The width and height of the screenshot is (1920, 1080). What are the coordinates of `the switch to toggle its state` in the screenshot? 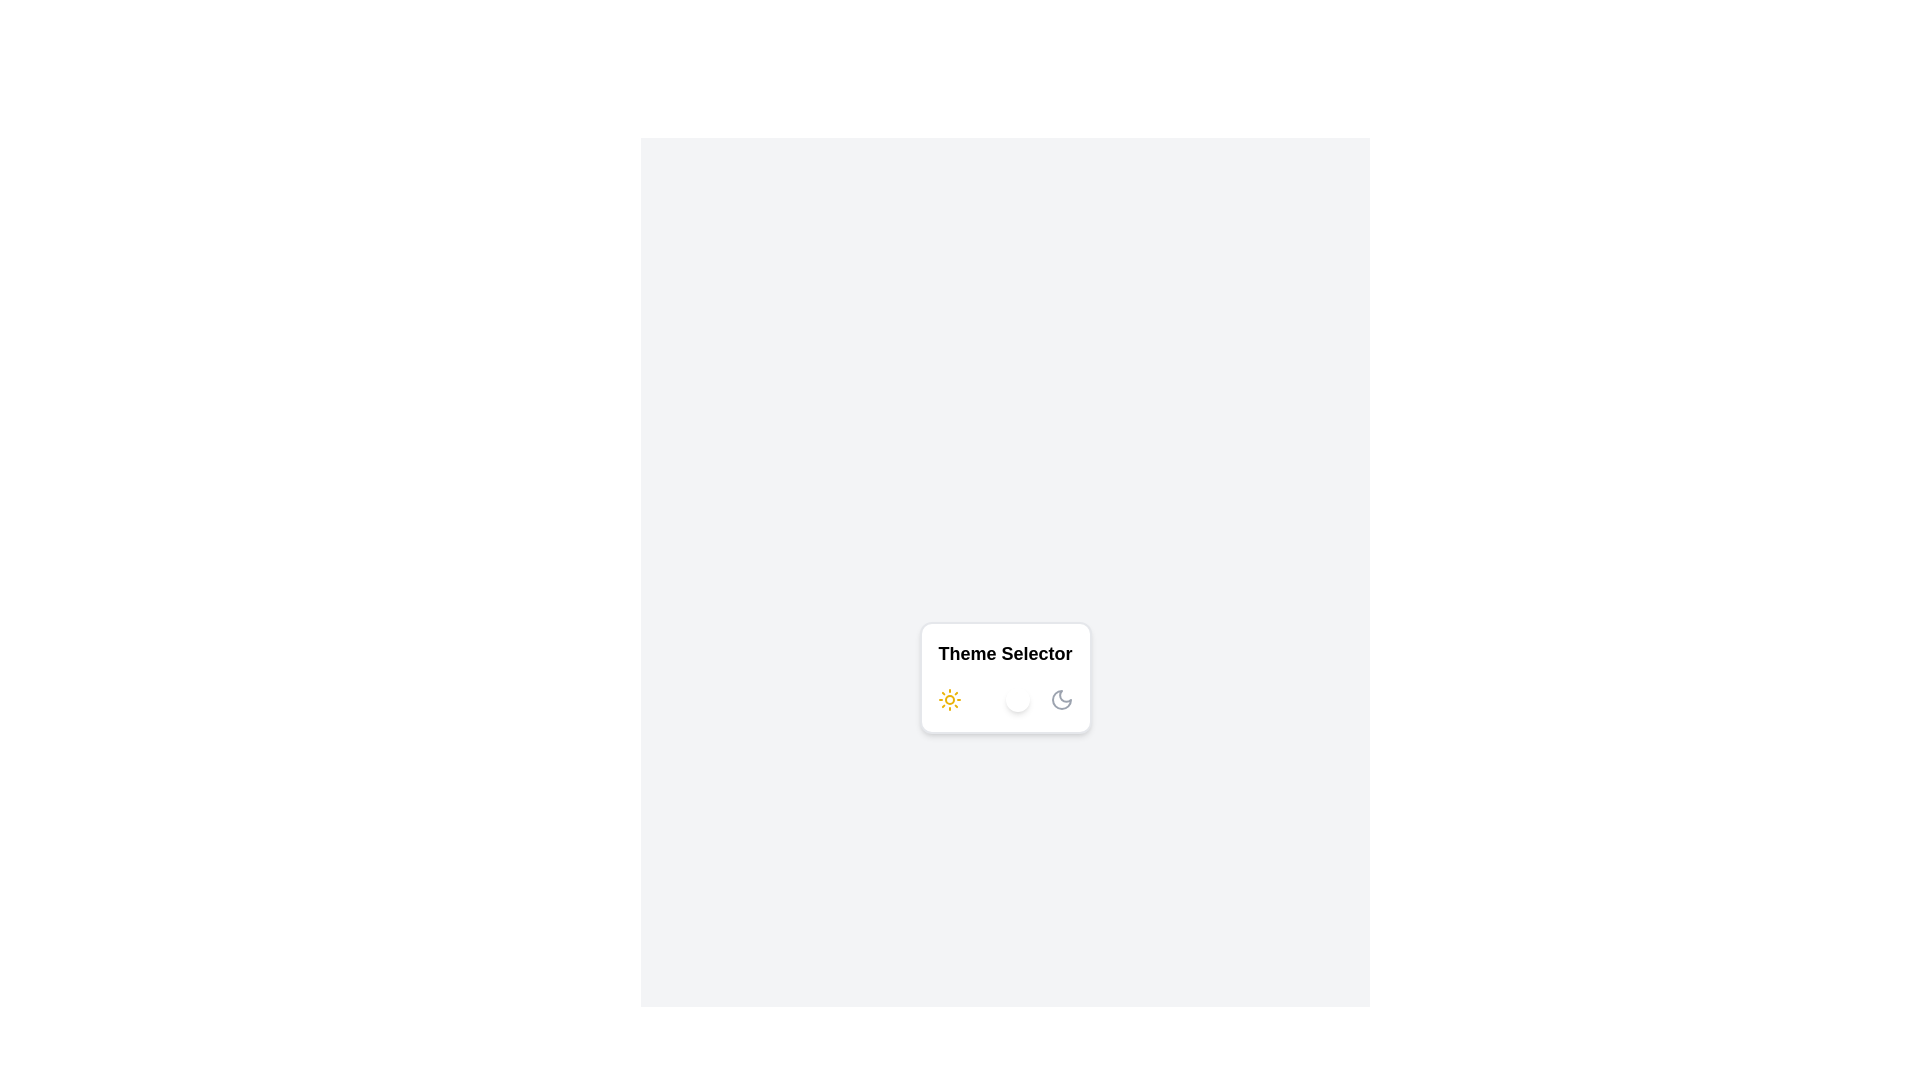 It's located at (1004, 698).